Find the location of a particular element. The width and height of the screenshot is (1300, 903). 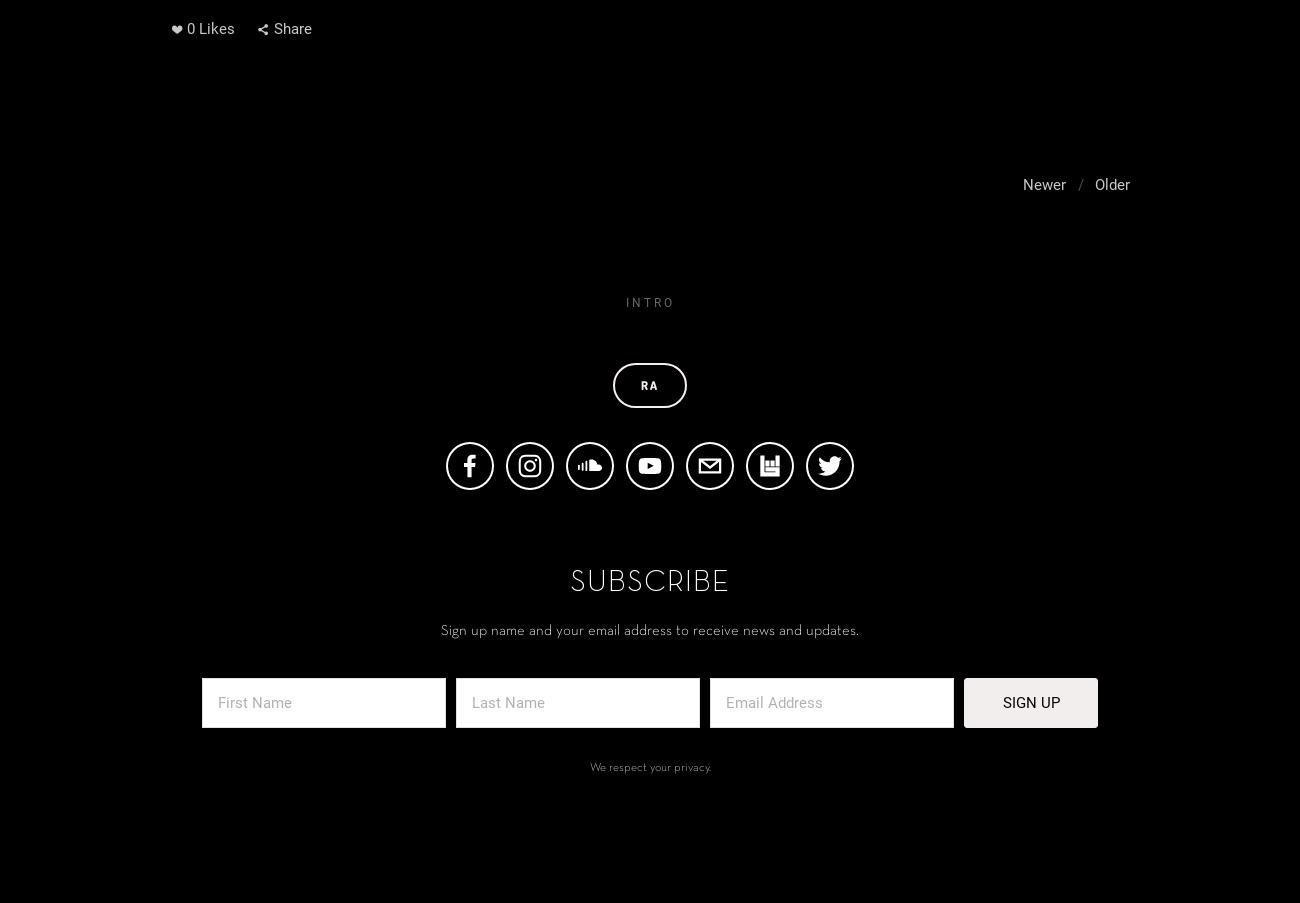

'Share' is located at coordinates (293, 27).